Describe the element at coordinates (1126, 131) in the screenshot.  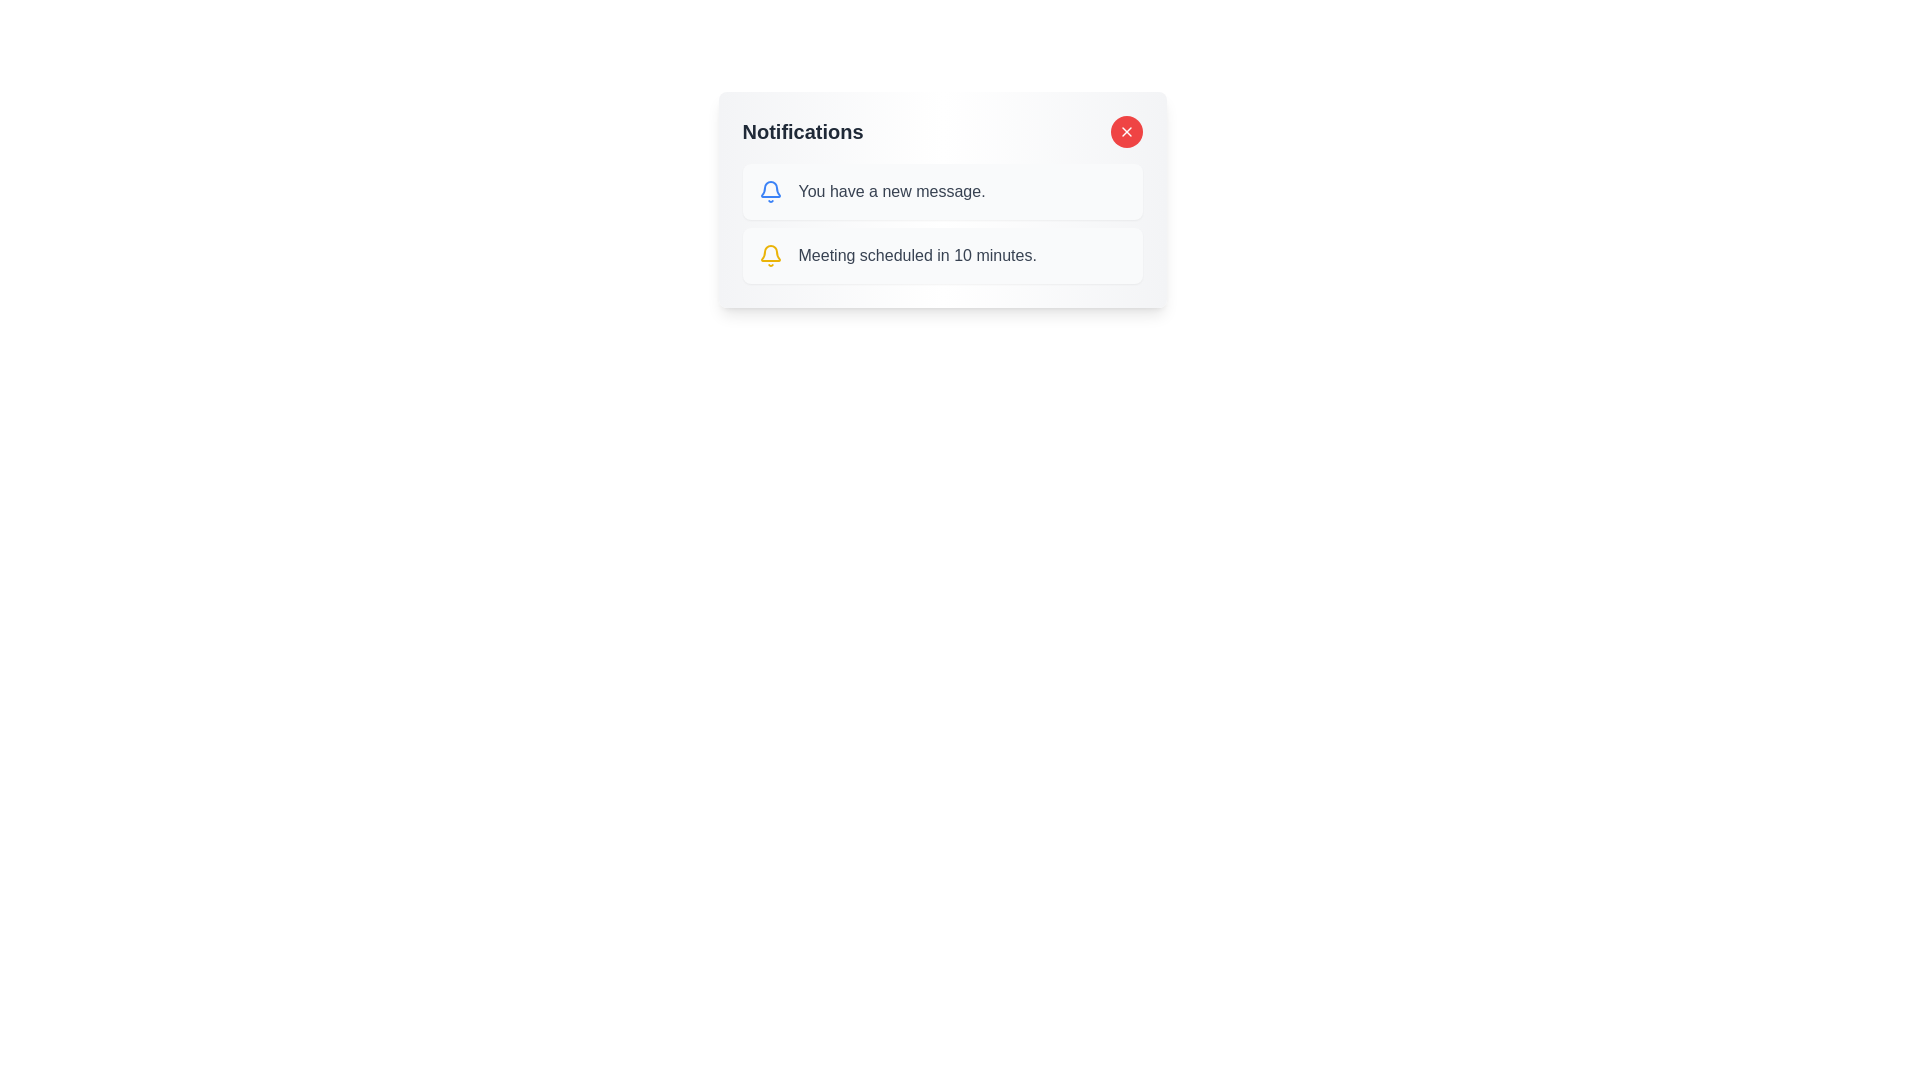
I see `the close button located at the top-right corner of the notification card` at that location.